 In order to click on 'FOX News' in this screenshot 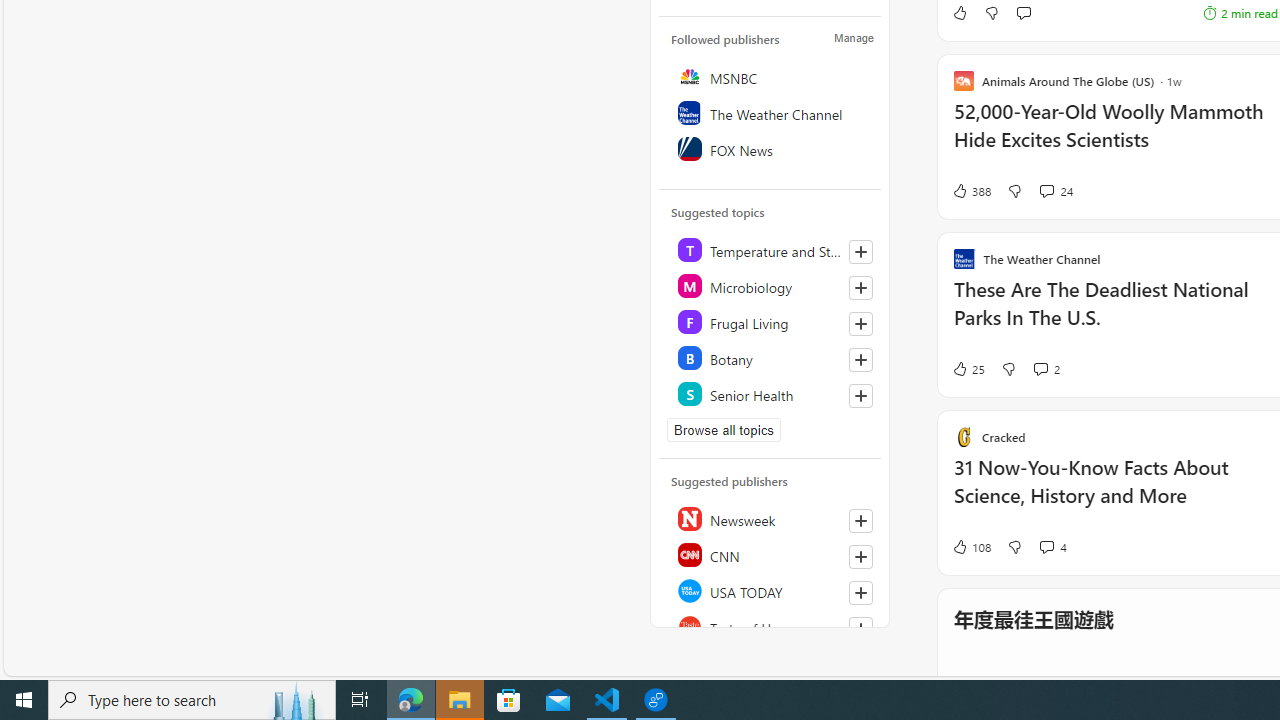, I will do `click(770, 148)`.